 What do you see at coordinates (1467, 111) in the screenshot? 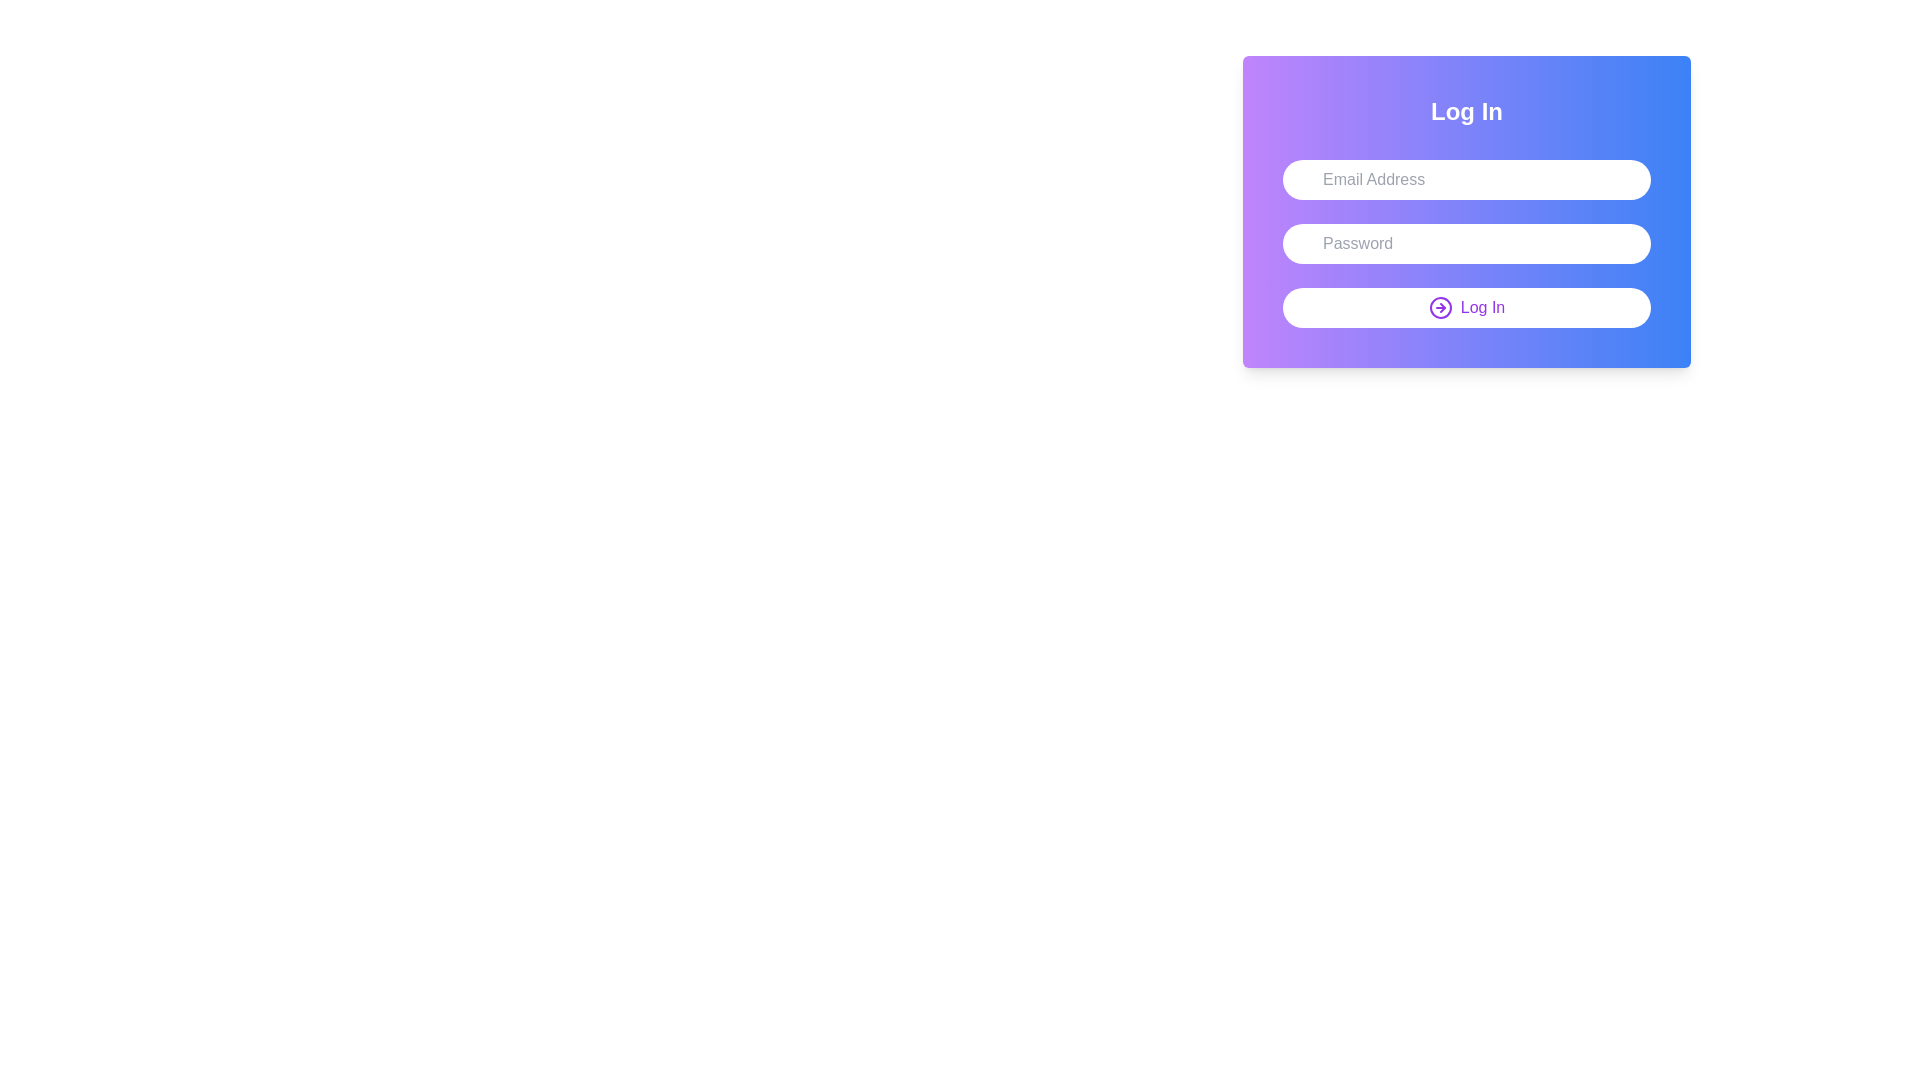
I see `the bold-text header element that reads 'Log In', which is styled with a white font and centered on a purple-to-blue gradient background` at bounding box center [1467, 111].